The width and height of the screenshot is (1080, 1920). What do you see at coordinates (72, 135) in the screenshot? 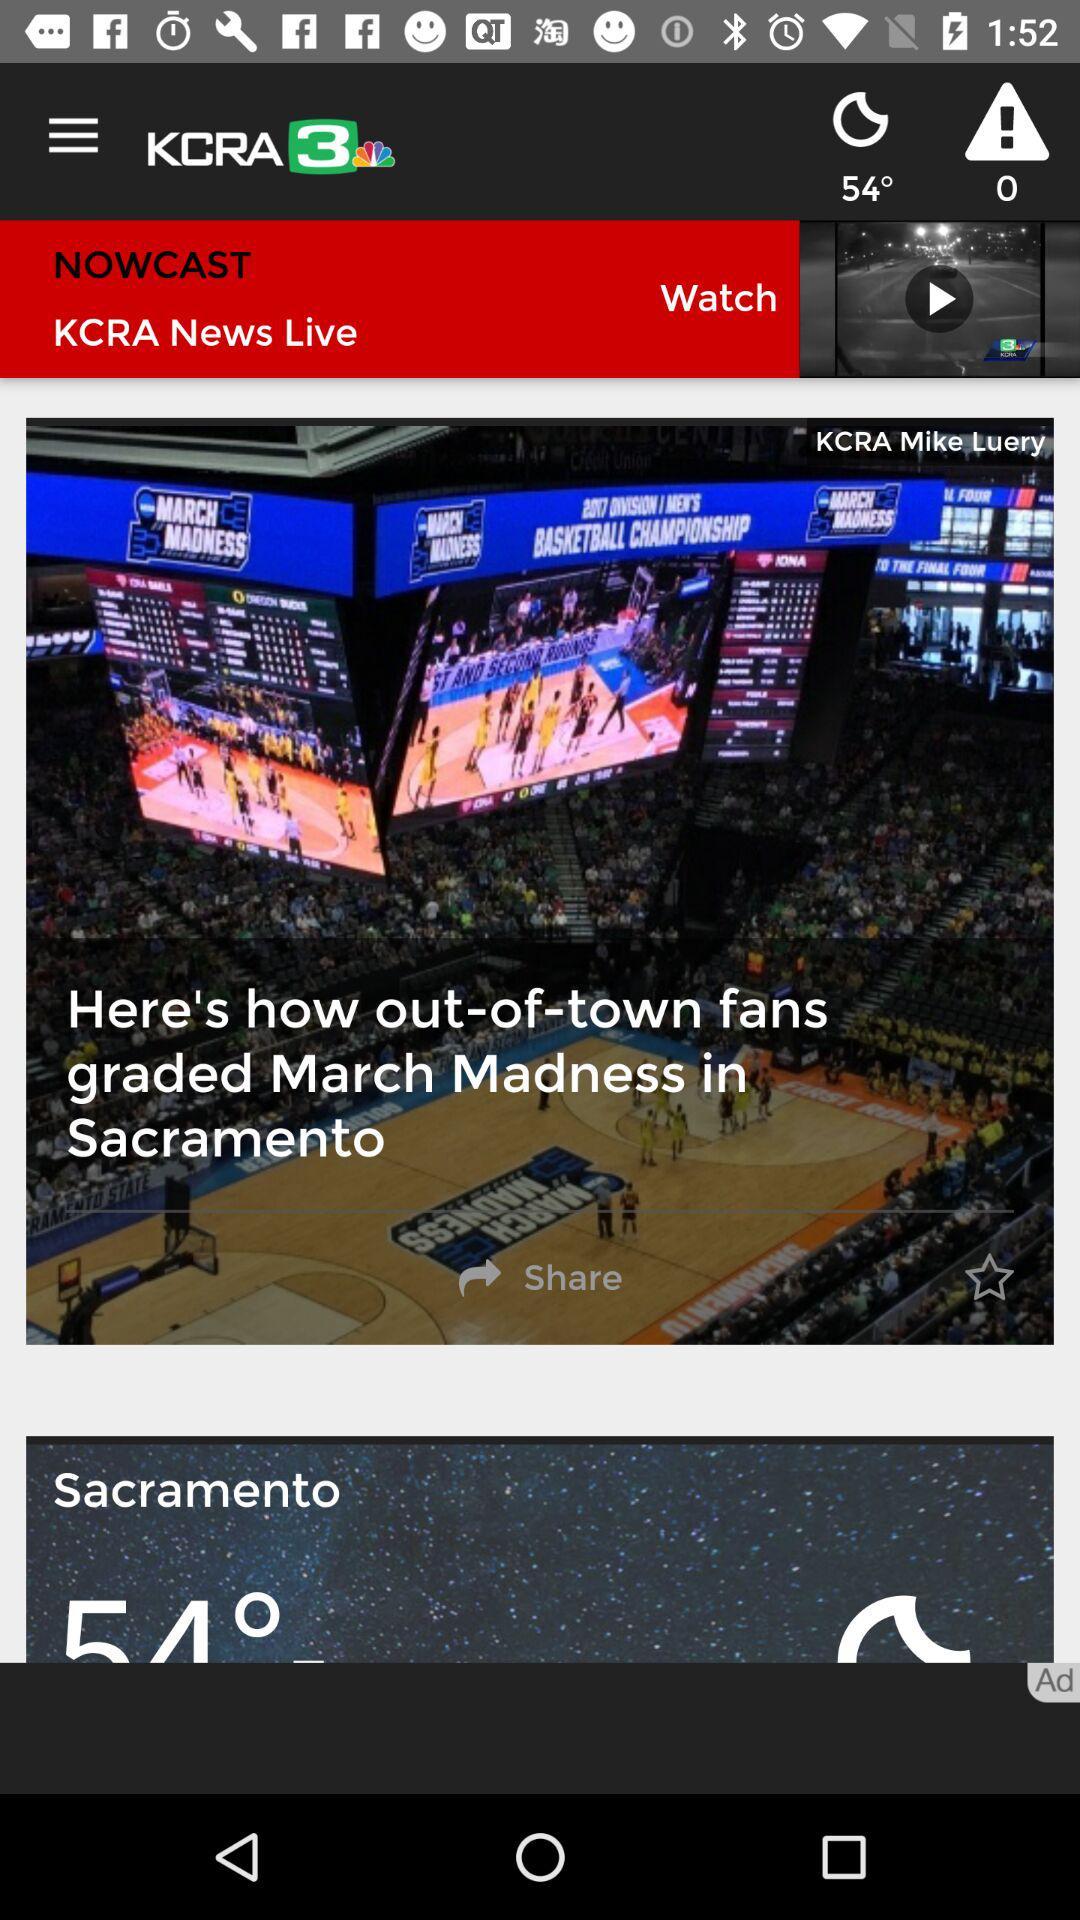
I see `icon above nowcast icon` at bounding box center [72, 135].